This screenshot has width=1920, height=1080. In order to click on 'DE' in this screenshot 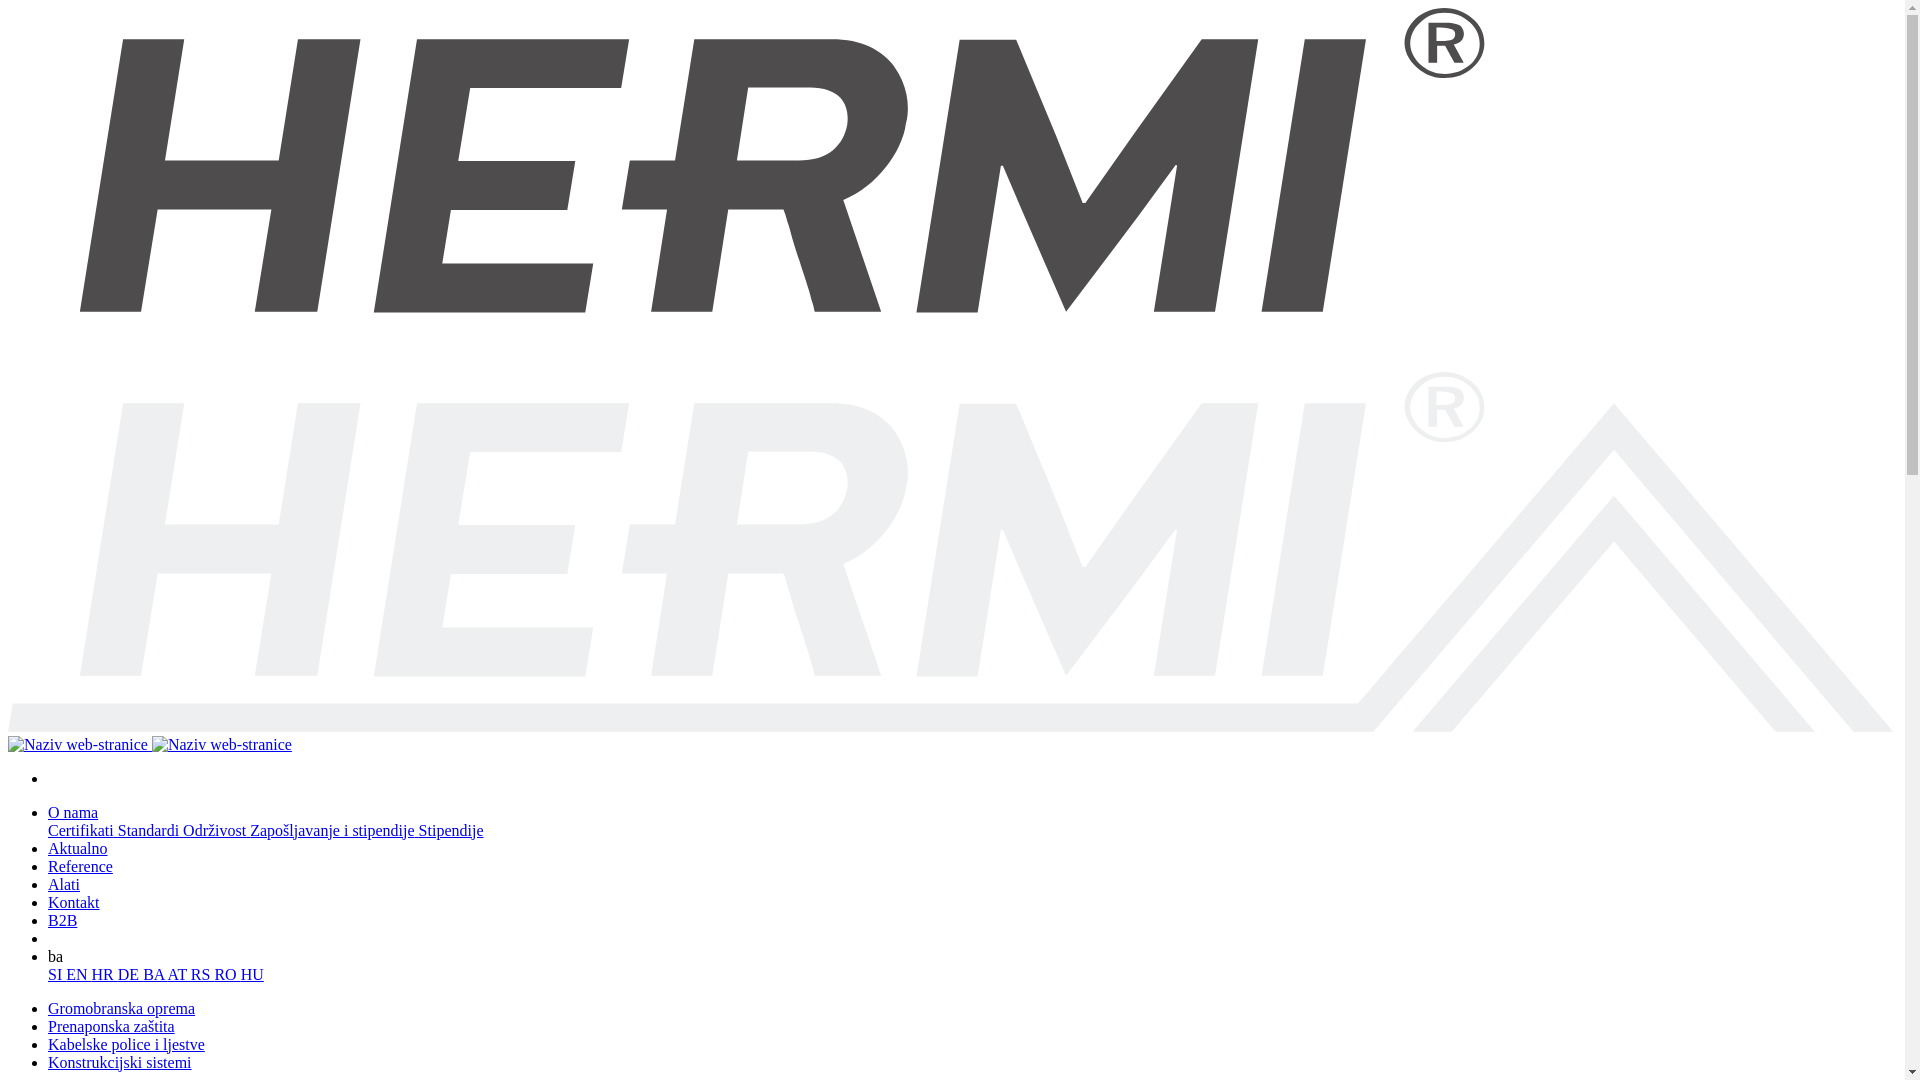, I will do `click(129, 973)`.